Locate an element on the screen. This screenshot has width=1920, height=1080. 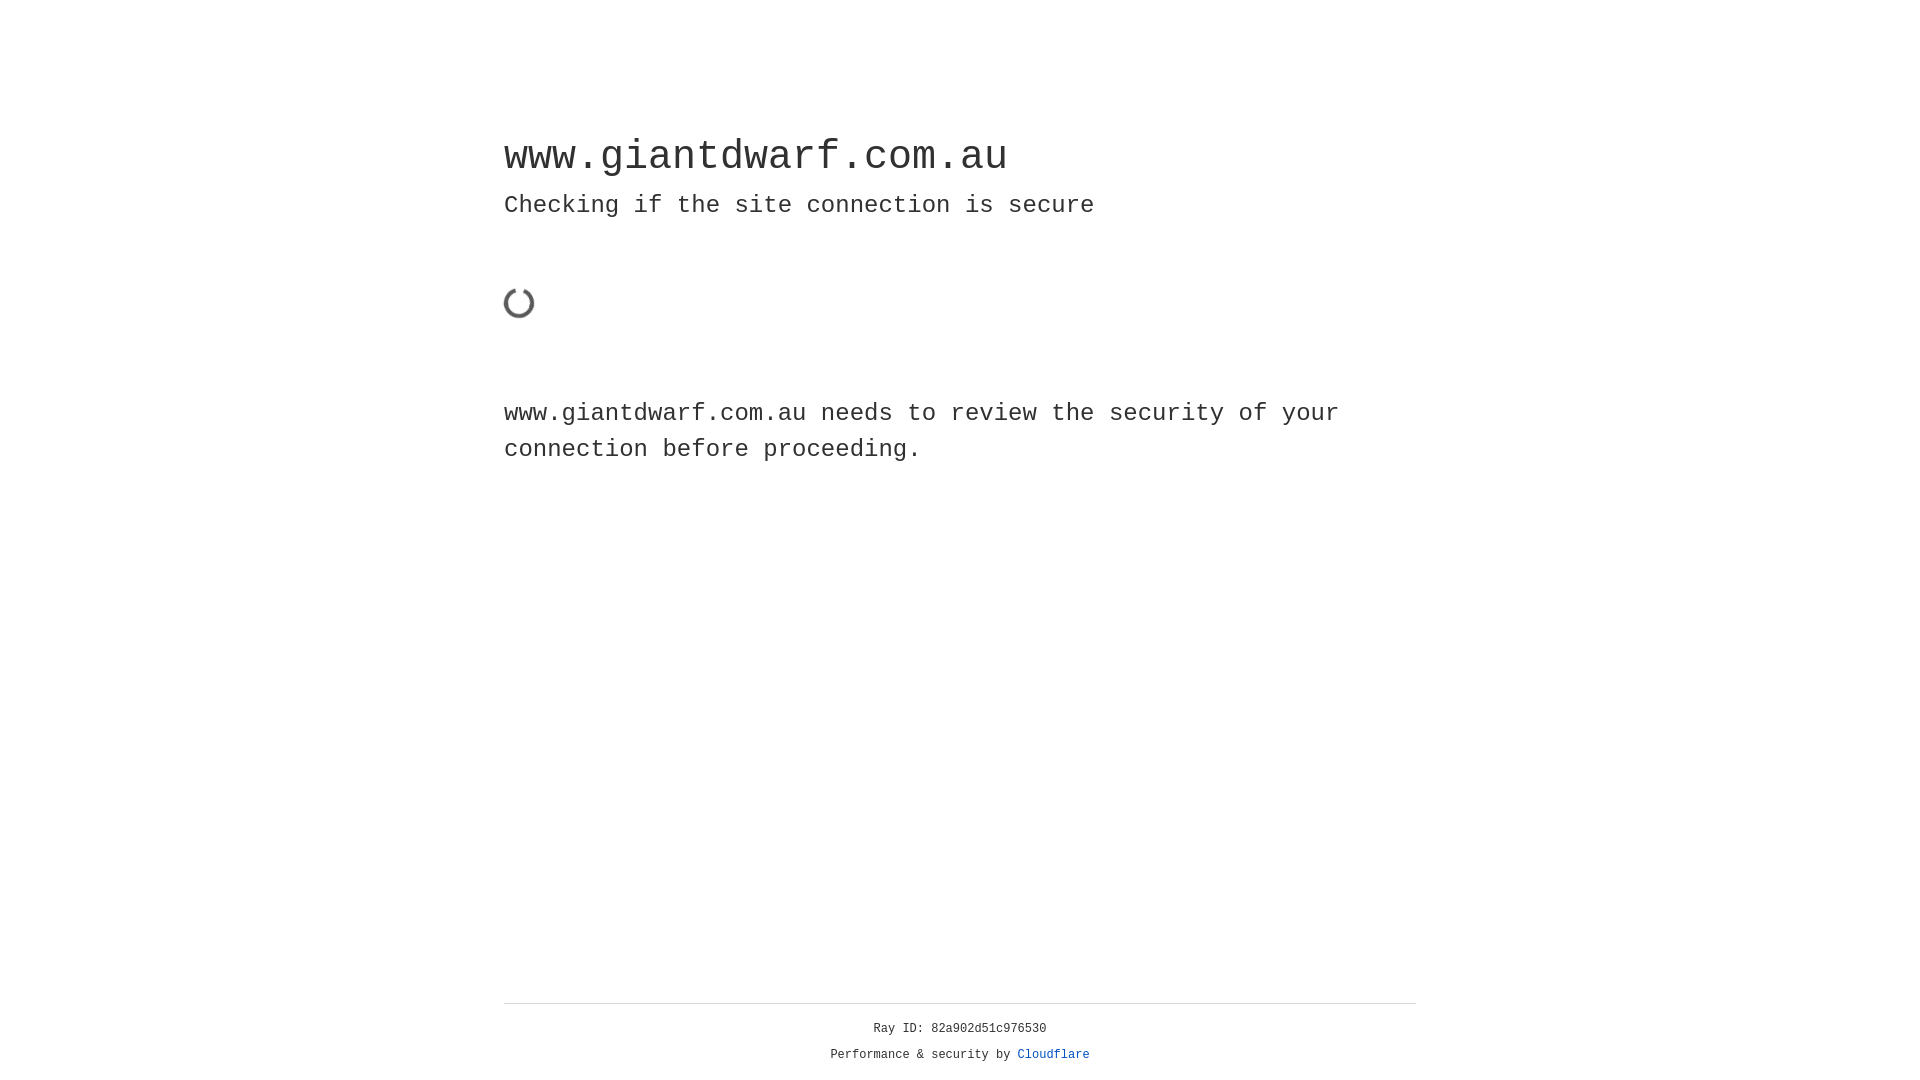
'Cloudflare' is located at coordinates (1053, 1054).